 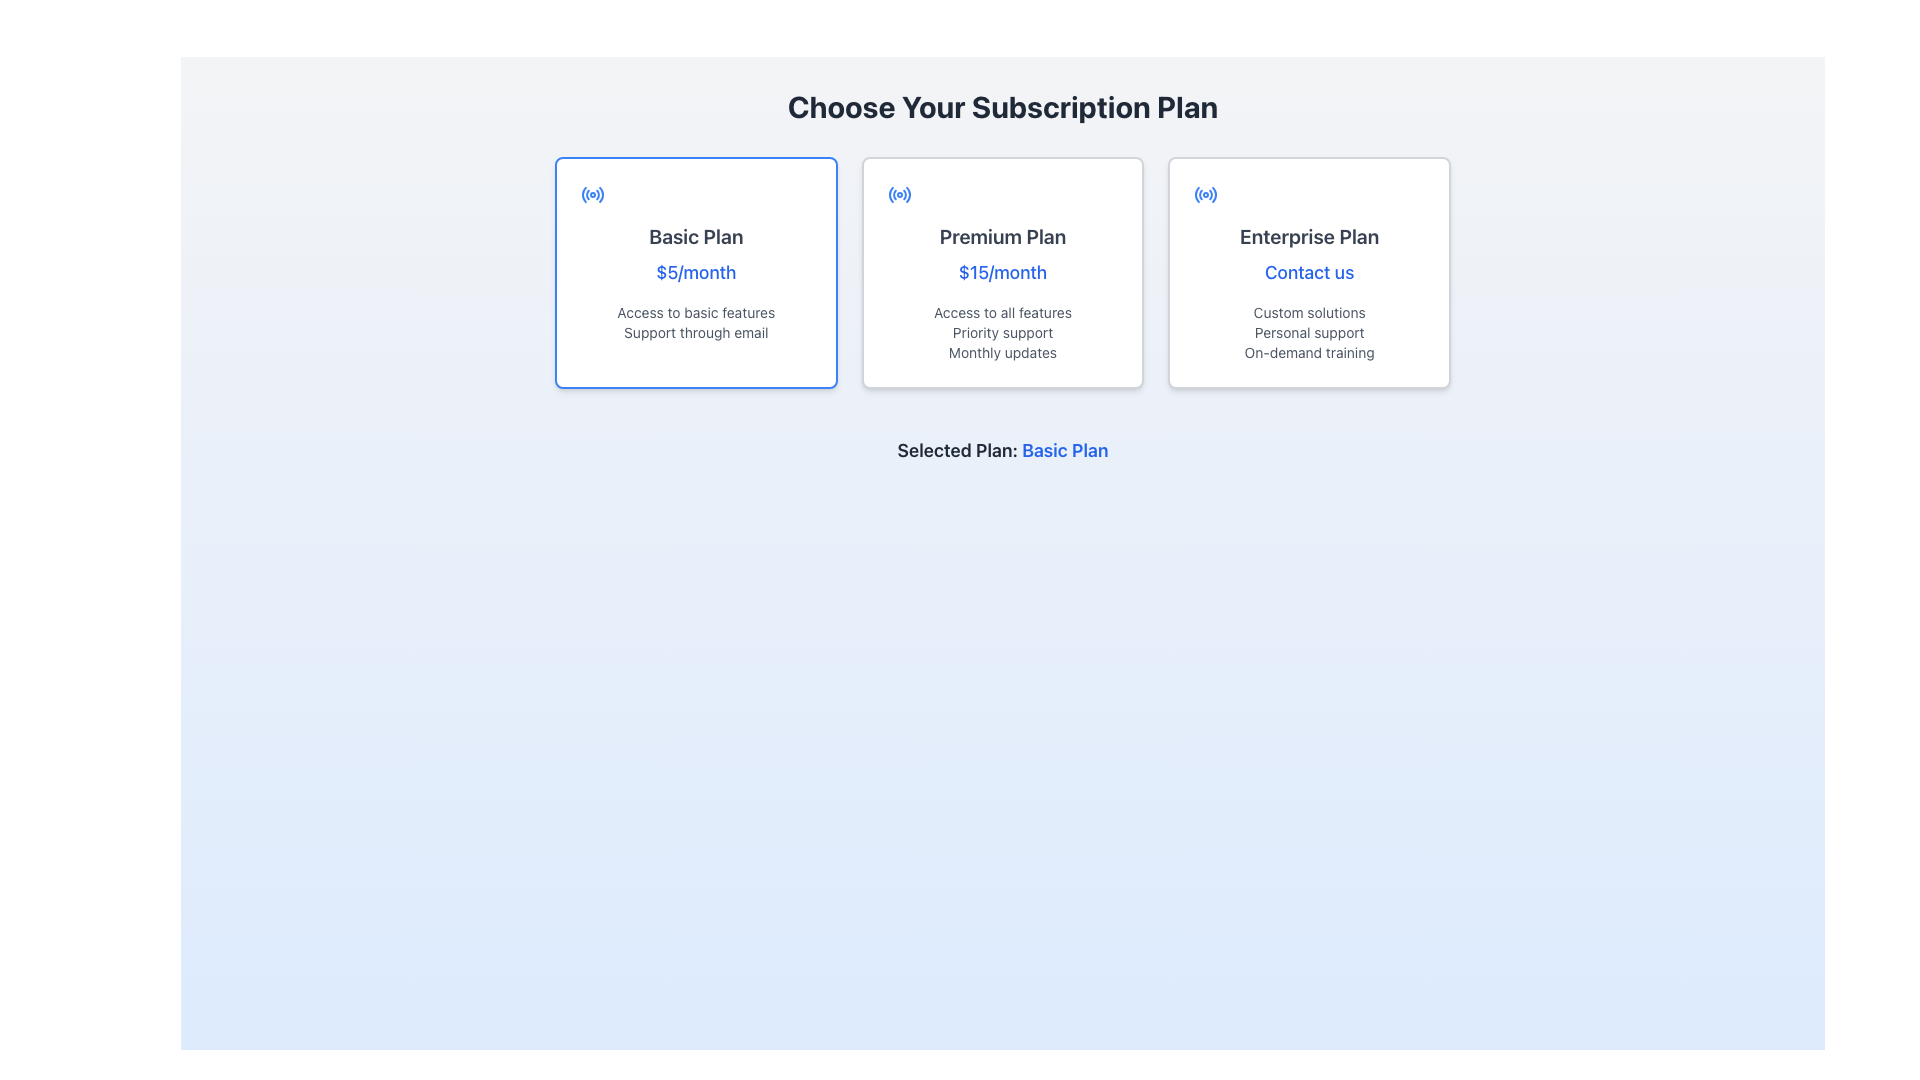 I want to click on the static text display that reads 'Access to all features', which is the first item in the bullet points under the 'Premium Plan' card, so click(x=1003, y=312).